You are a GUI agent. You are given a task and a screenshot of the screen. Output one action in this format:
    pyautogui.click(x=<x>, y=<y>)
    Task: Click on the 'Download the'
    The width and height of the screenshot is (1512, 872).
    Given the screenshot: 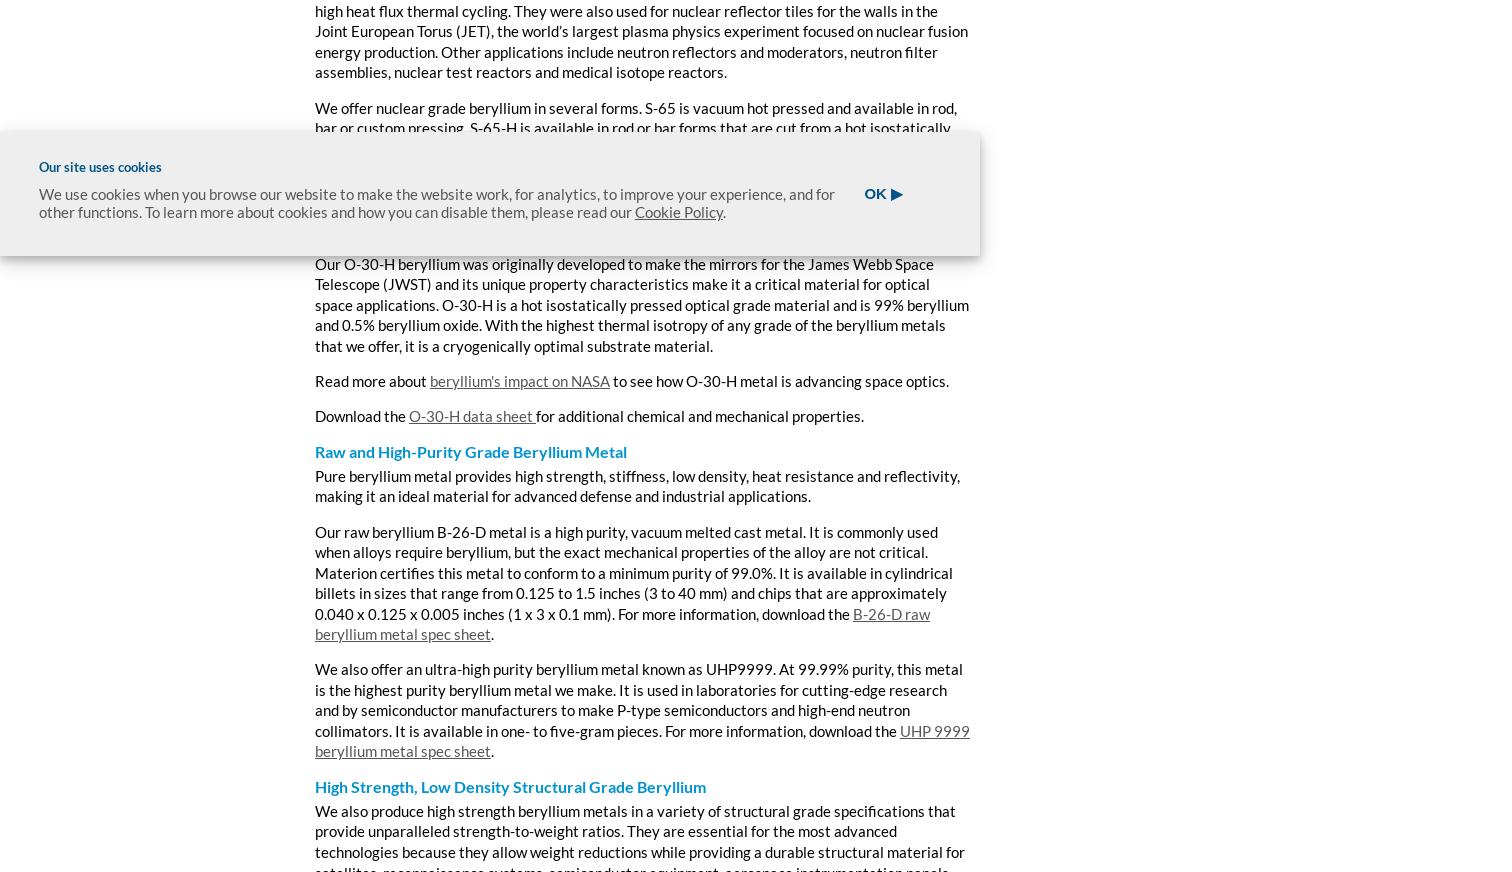 What is the action you would take?
    pyautogui.click(x=361, y=416)
    